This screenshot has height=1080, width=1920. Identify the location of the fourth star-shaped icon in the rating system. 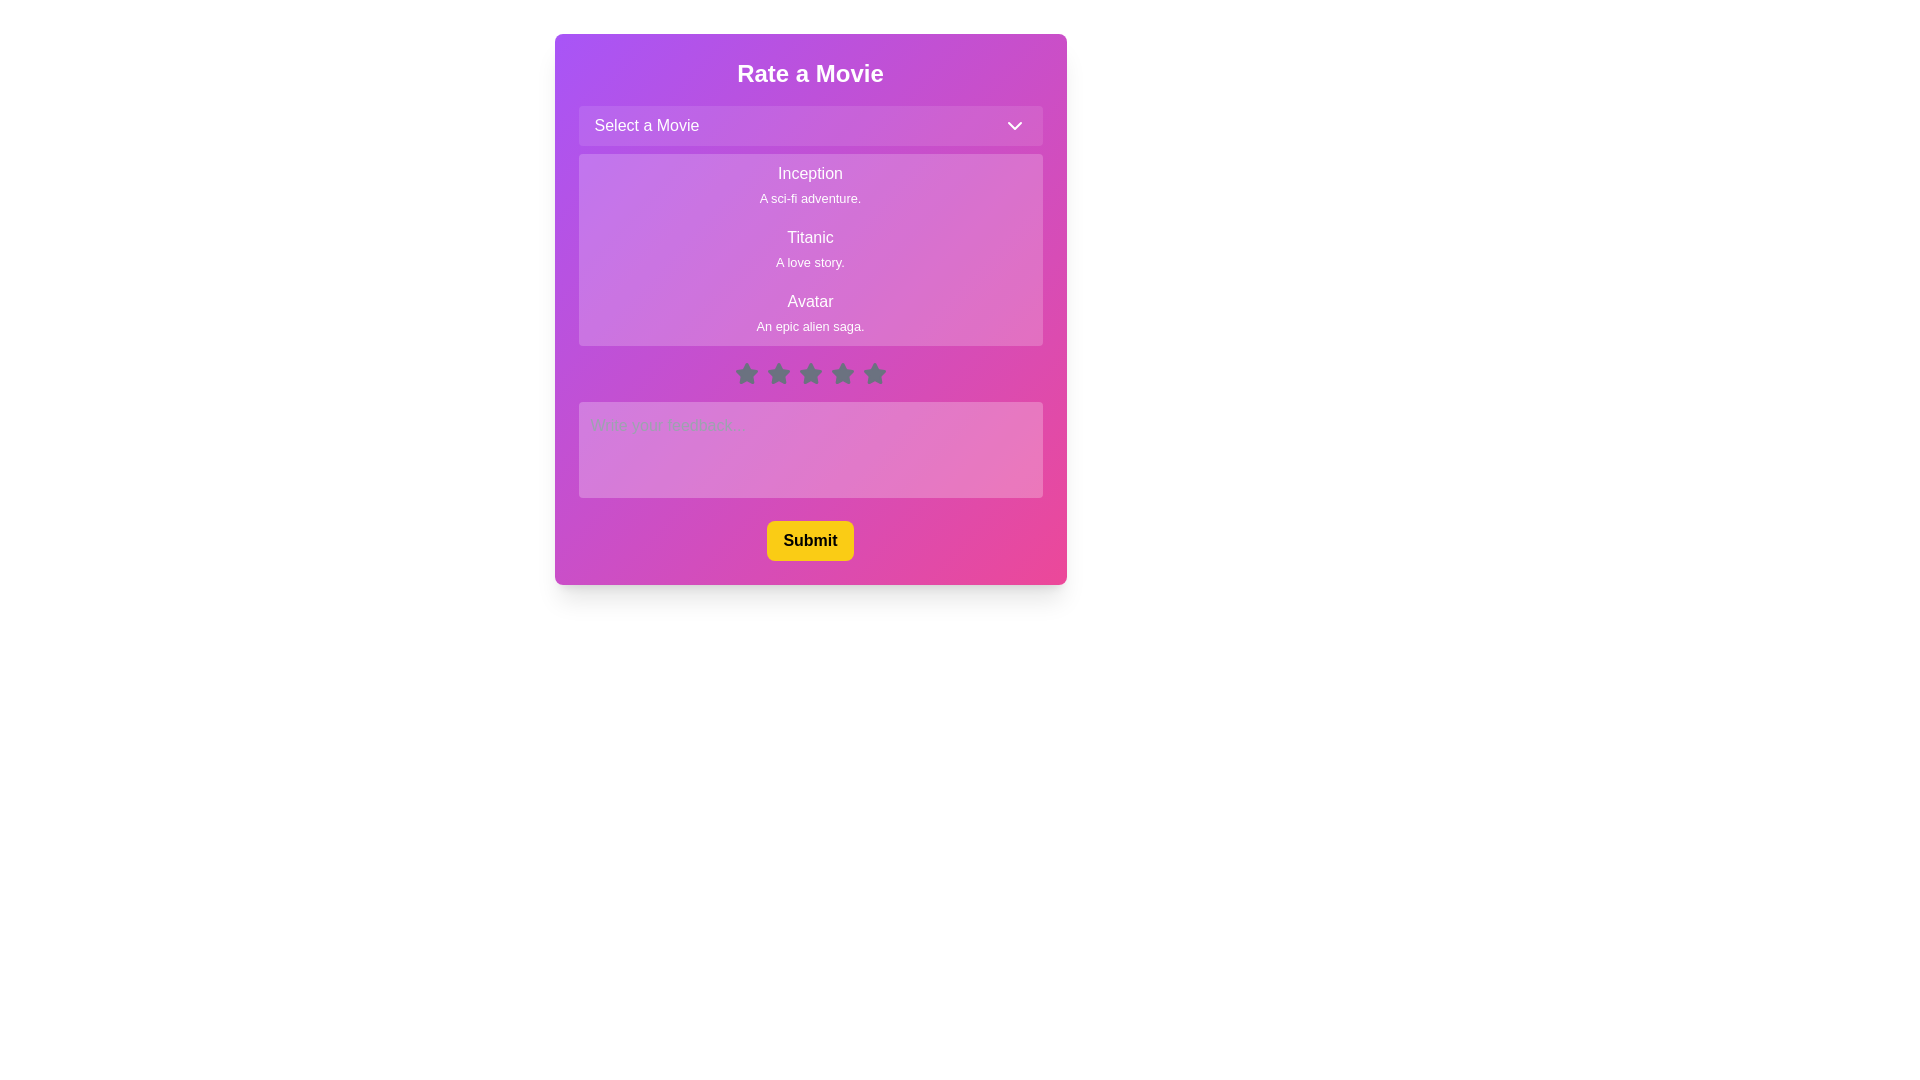
(842, 373).